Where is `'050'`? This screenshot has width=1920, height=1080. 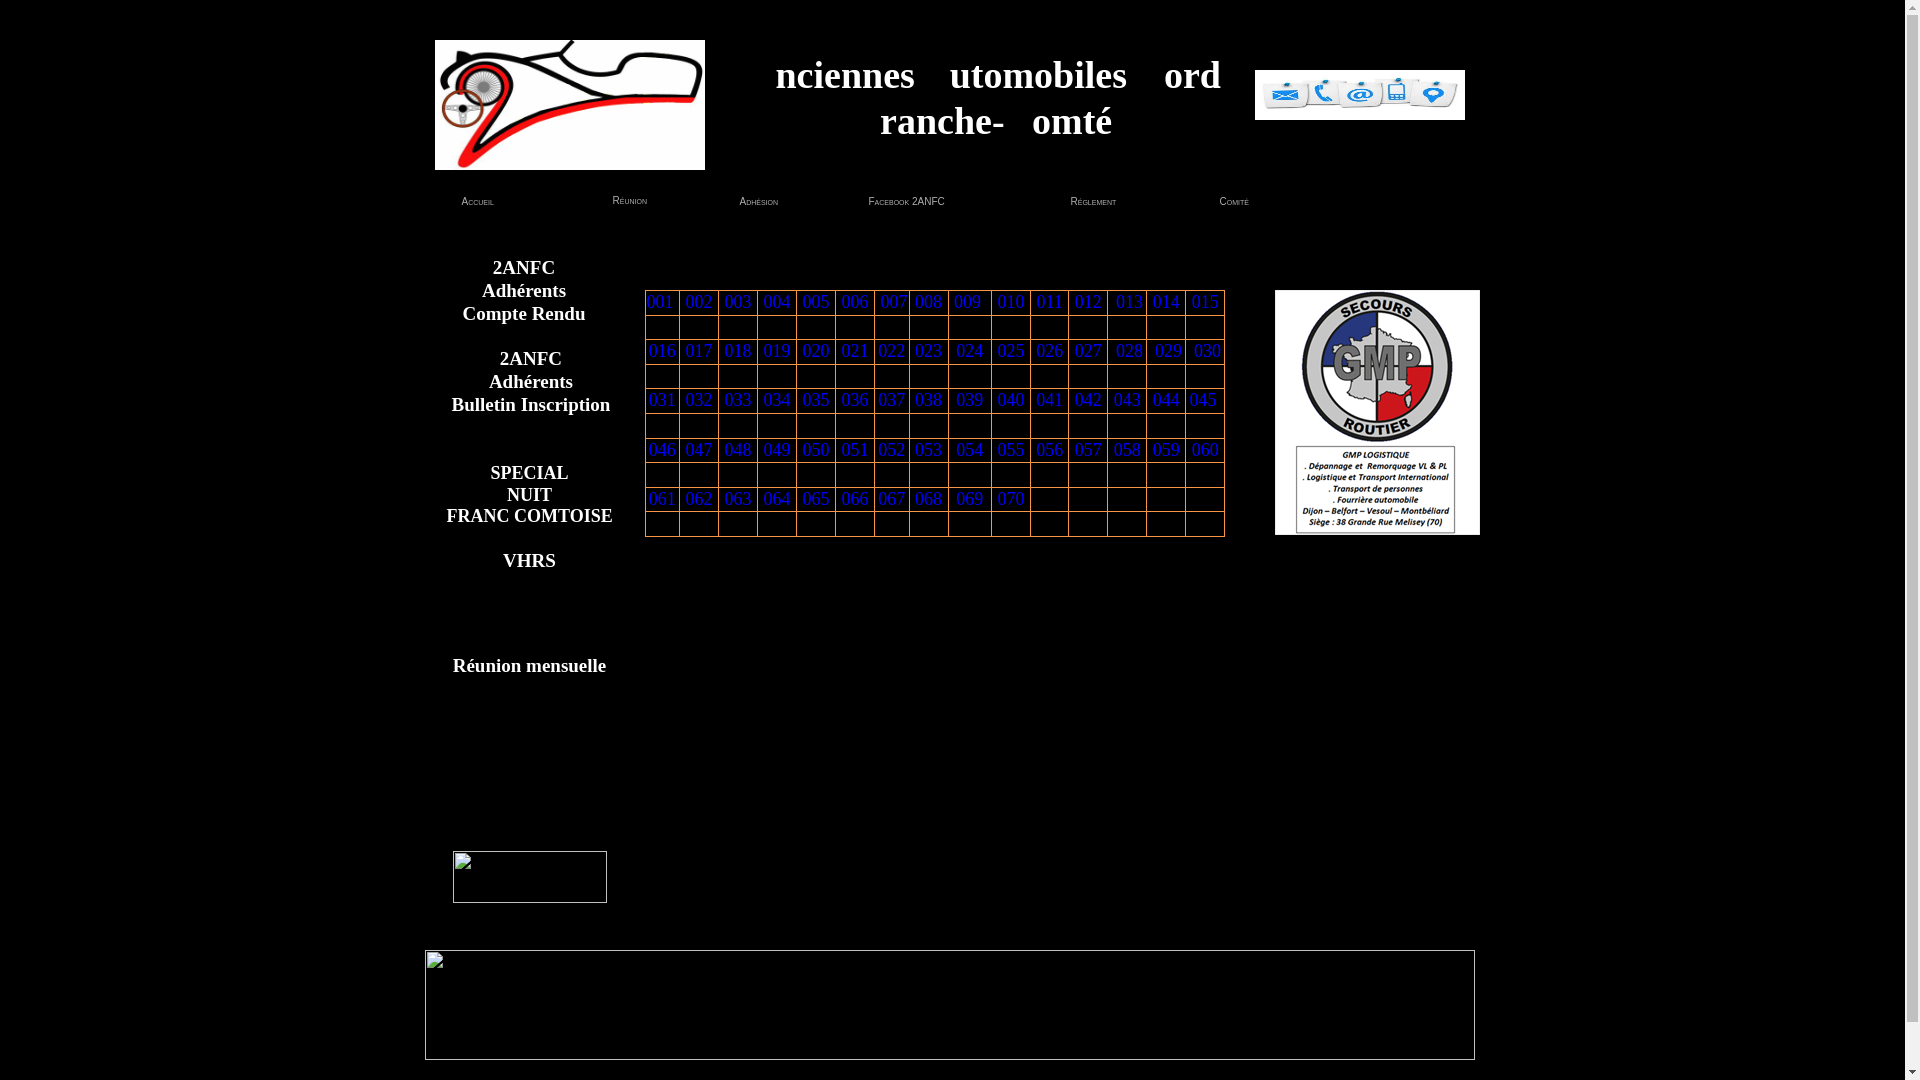
'050' is located at coordinates (815, 450).